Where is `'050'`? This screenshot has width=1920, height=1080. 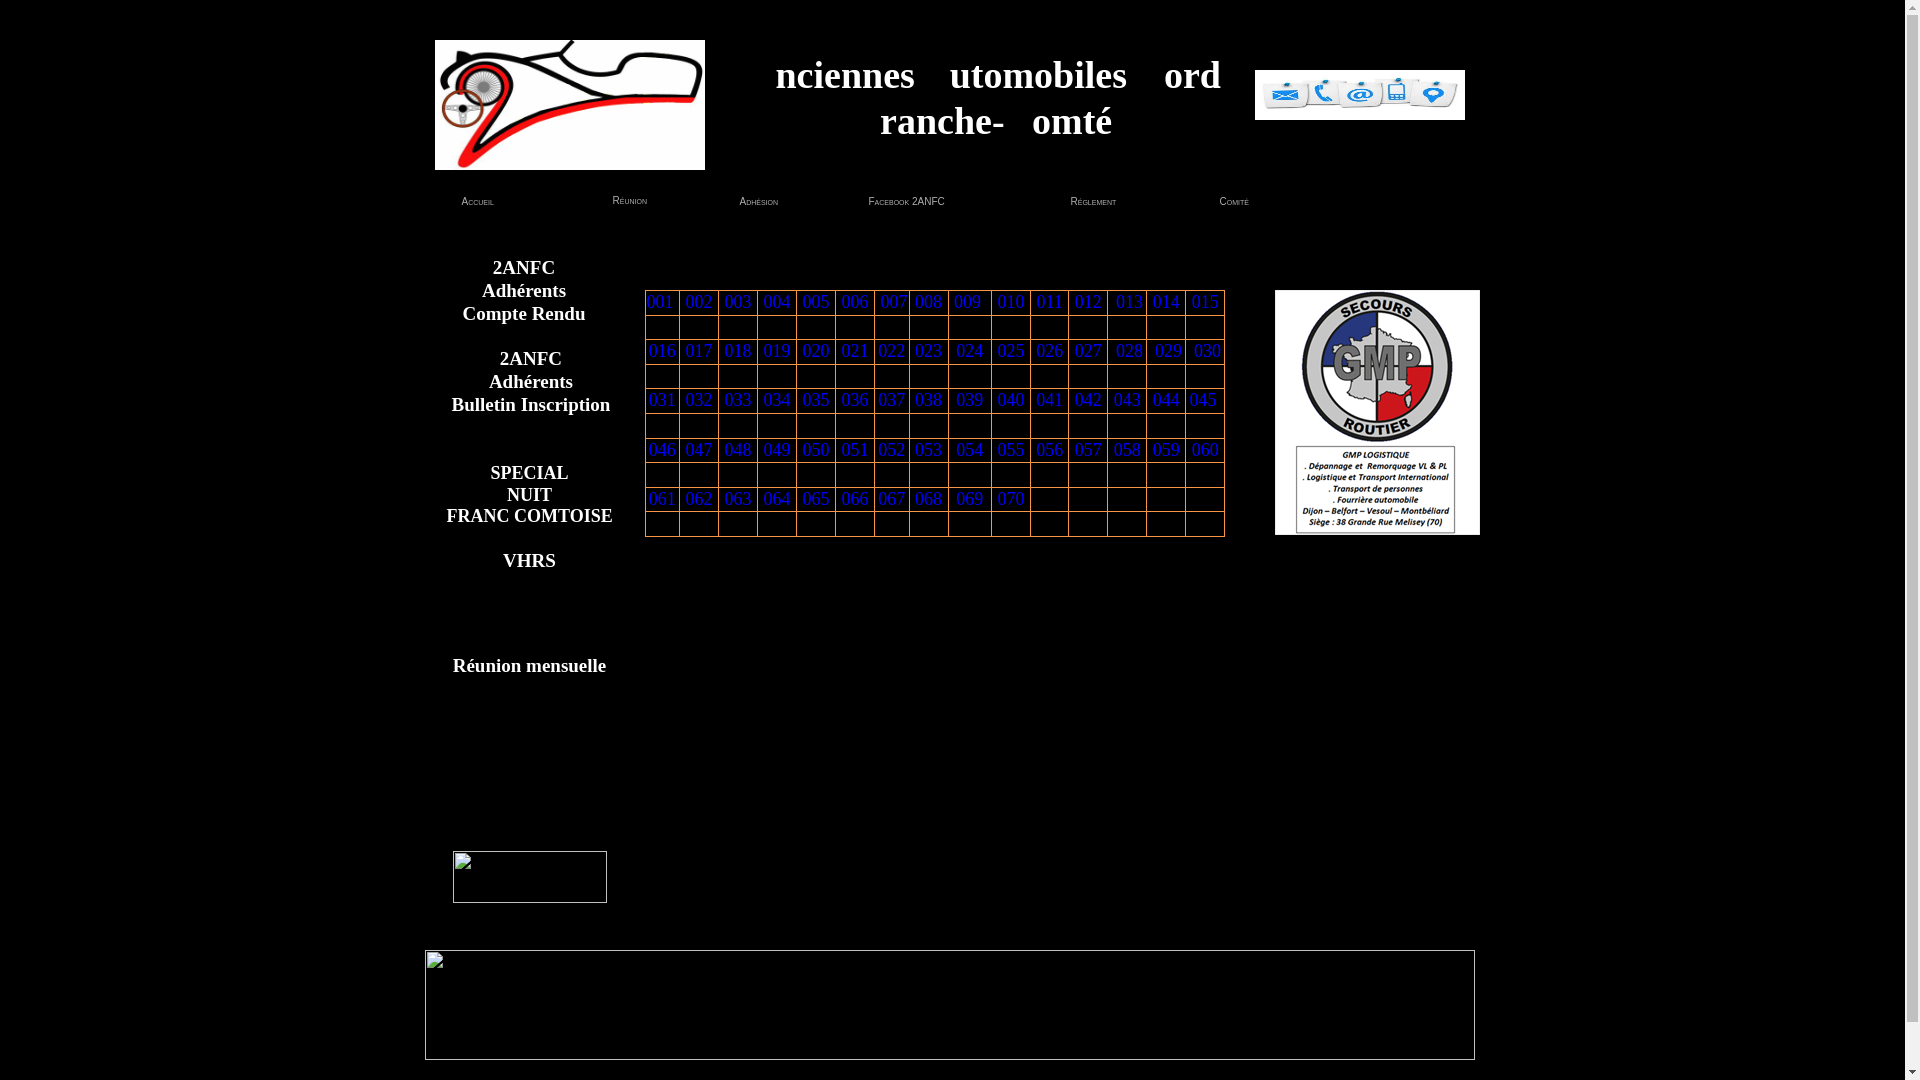
'050' is located at coordinates (815, 450).